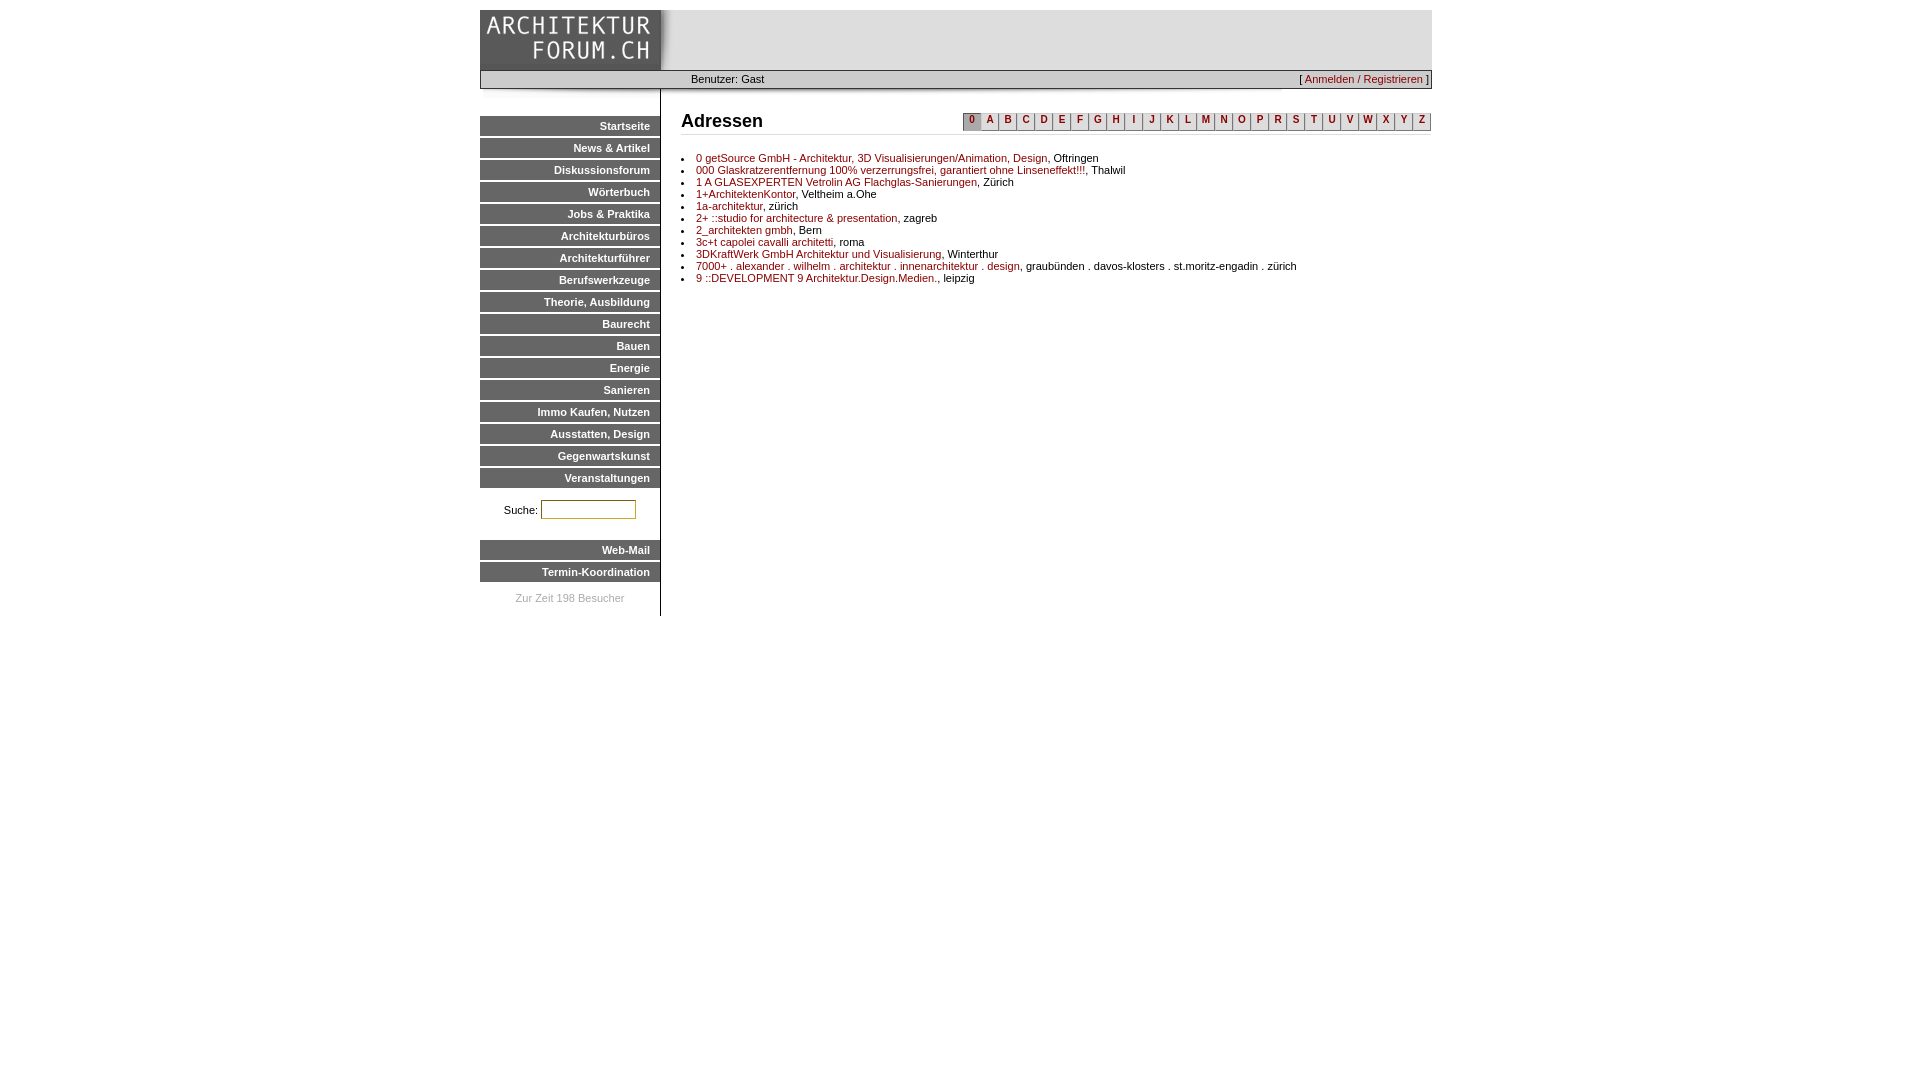  Describe the element at coordinates (763, 241) in the screenshot. I see `'3c+t capolei cavalli architetti'` at that location.